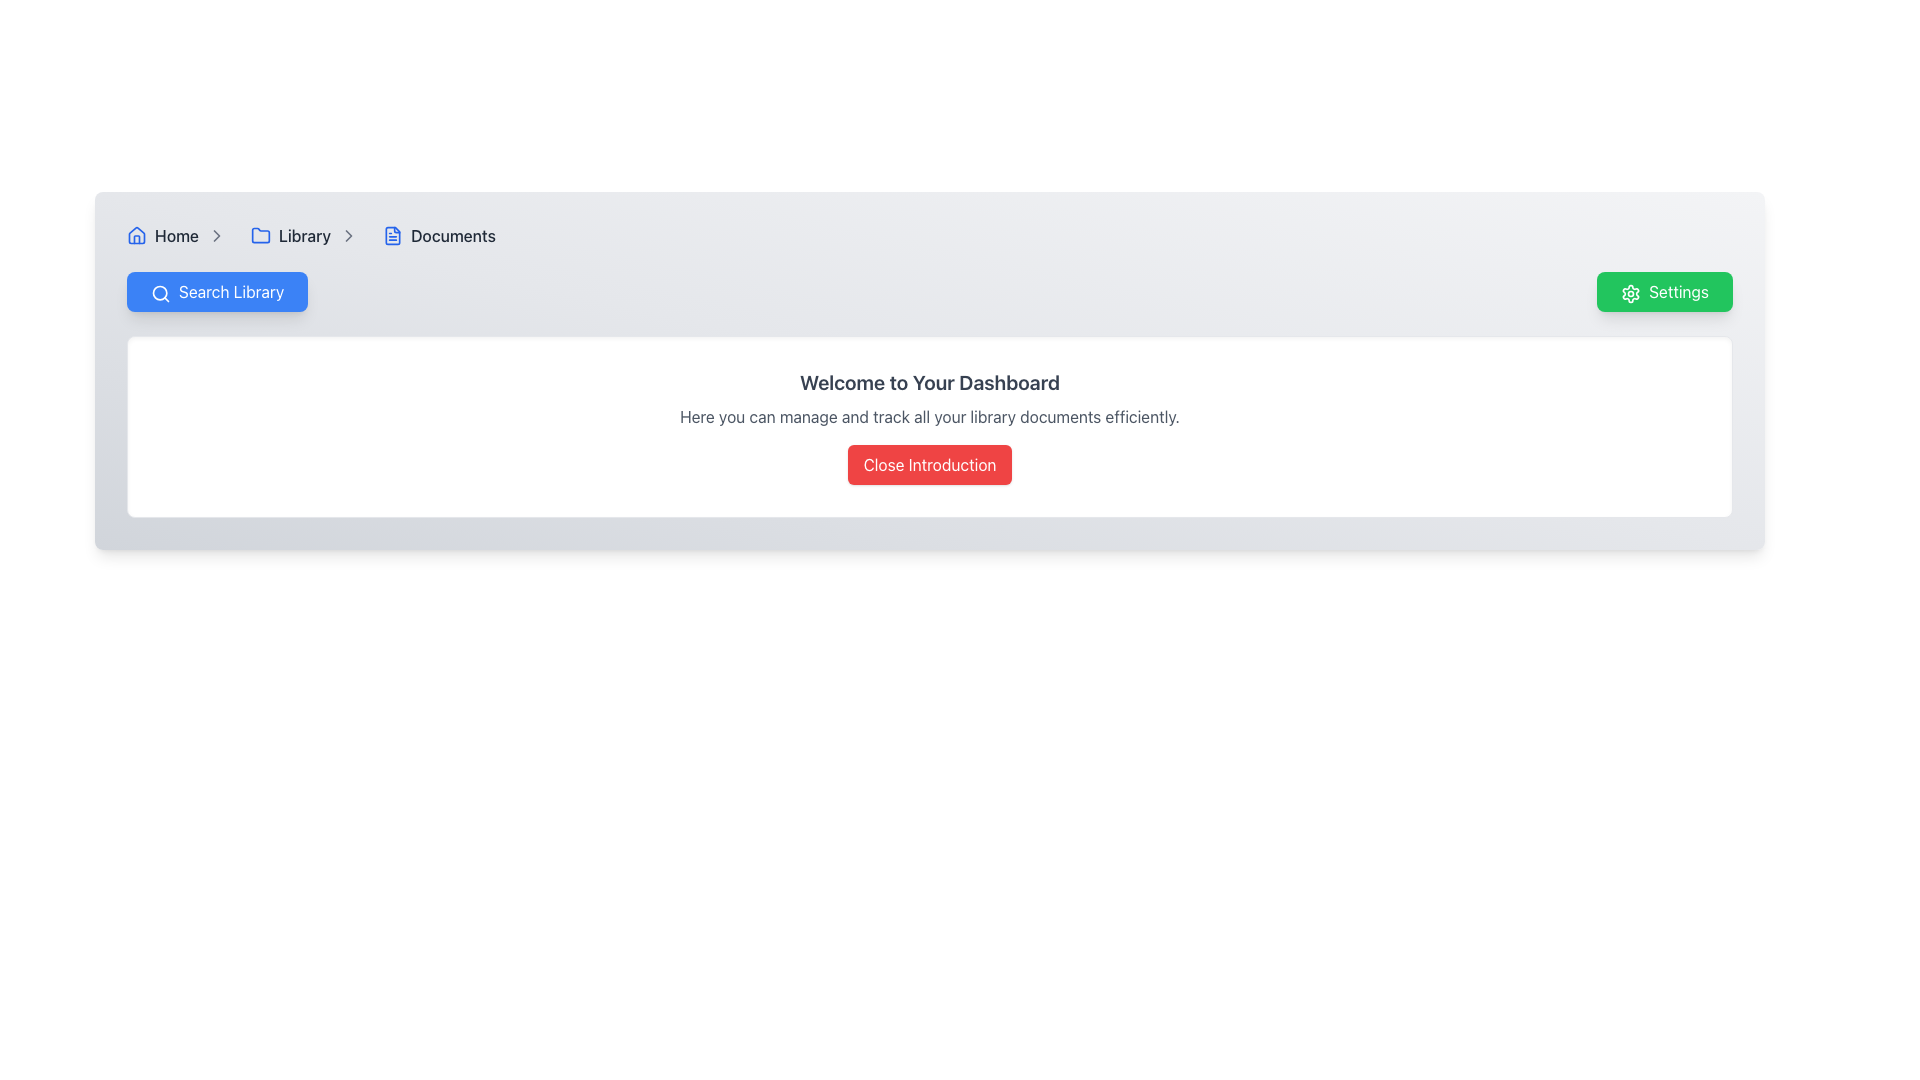 The height and width of the screenshot is (1080, 1920). I want to click on the SVG icon representing the 'Documents' section in the breadcrumb navigation for information, so click(393, 234).